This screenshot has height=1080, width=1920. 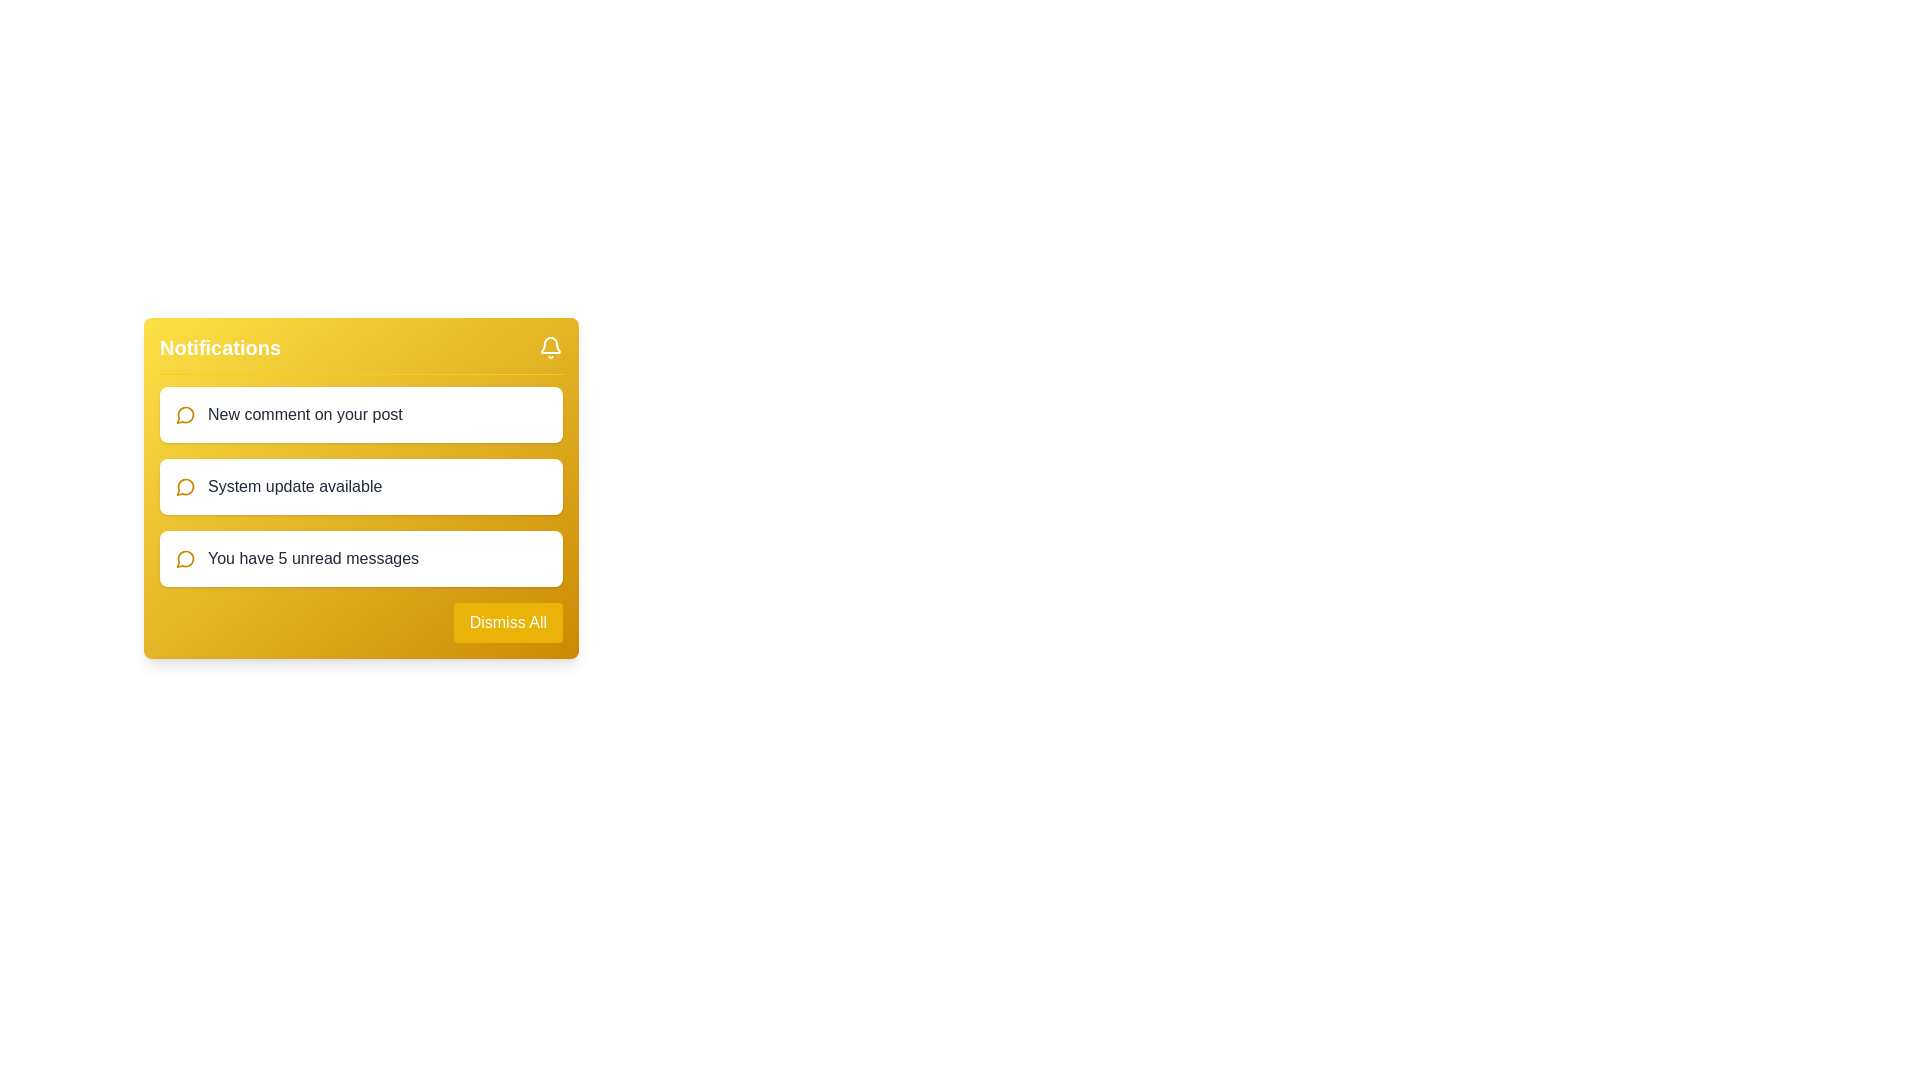 What do you see at coordinates (186, 486) in the screenshot?
I see `the small circular yellow speech bubble icon located to the left of the 'System update available' notification box` at bounding box center [186, 486].